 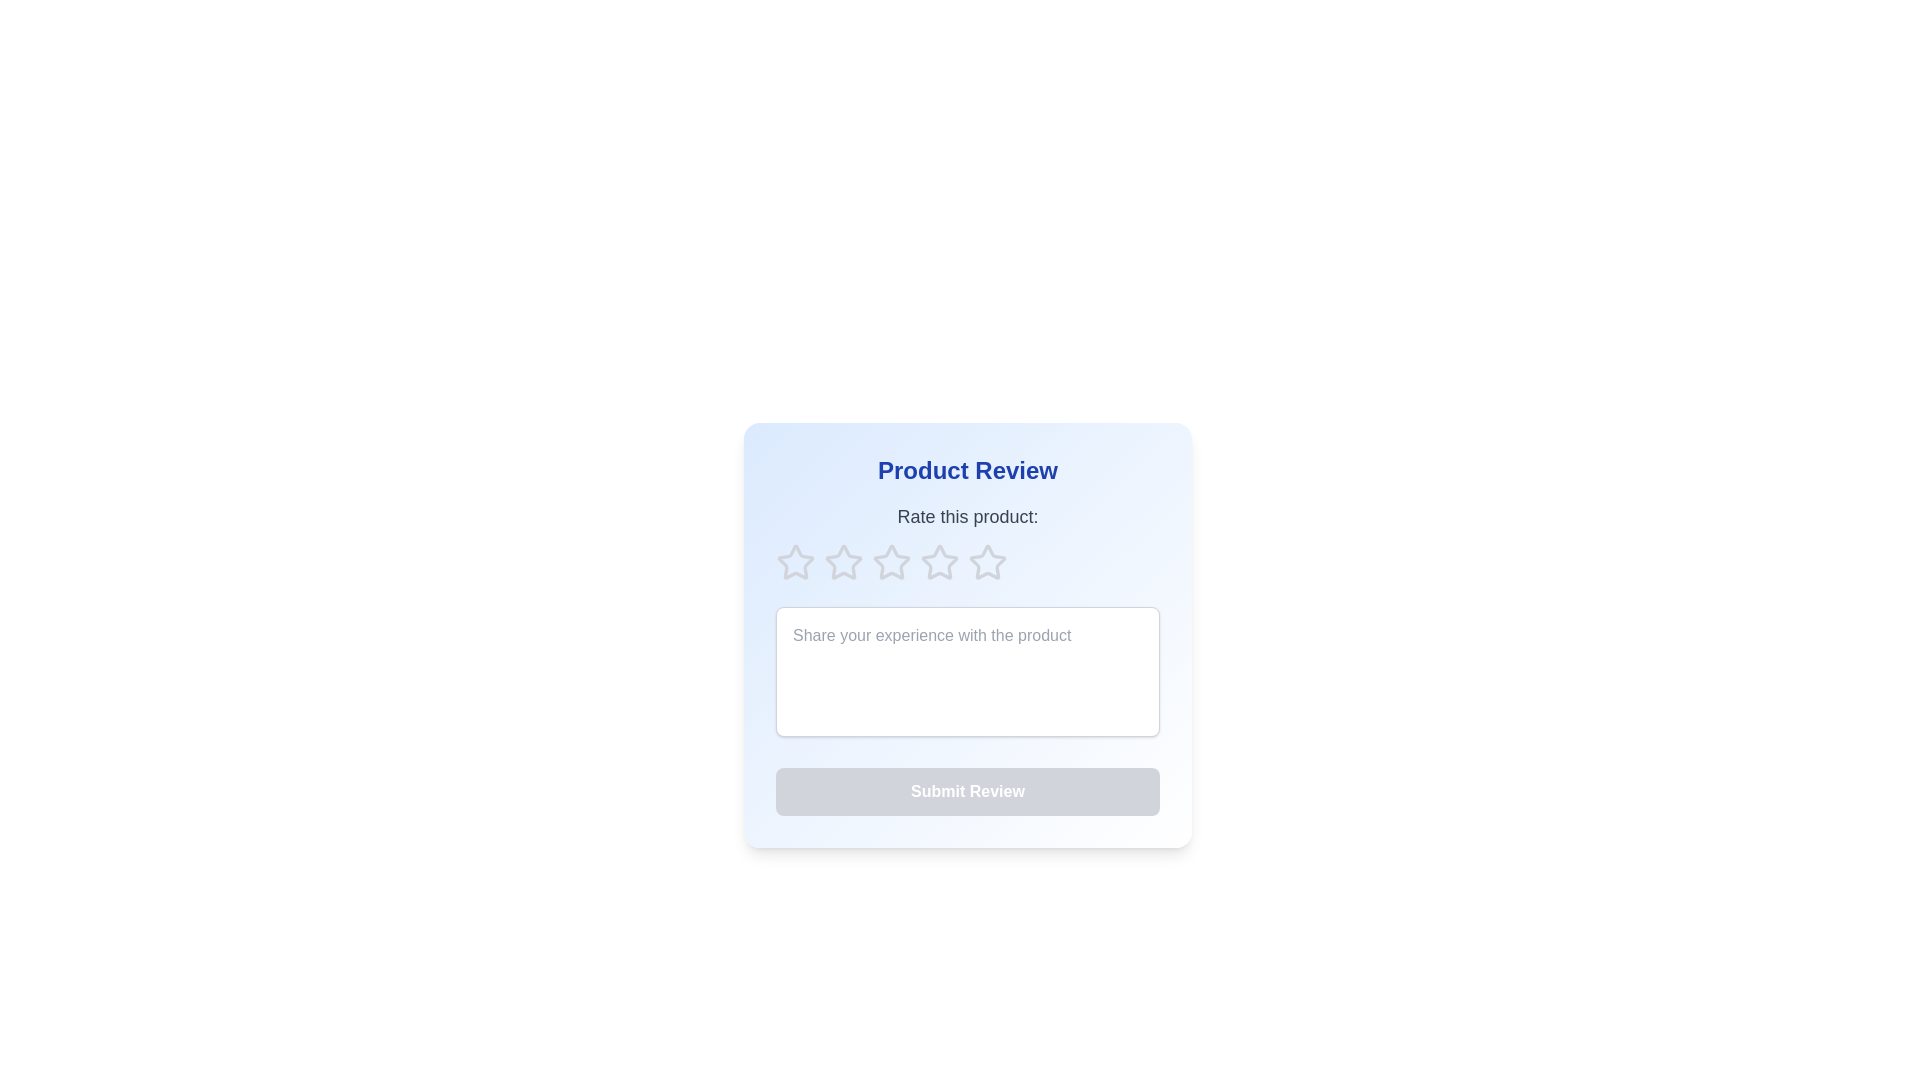 I want to click on the star icon in the star-based rating system located beneath the text 'Rate this product:', so click(x=968, y=563).